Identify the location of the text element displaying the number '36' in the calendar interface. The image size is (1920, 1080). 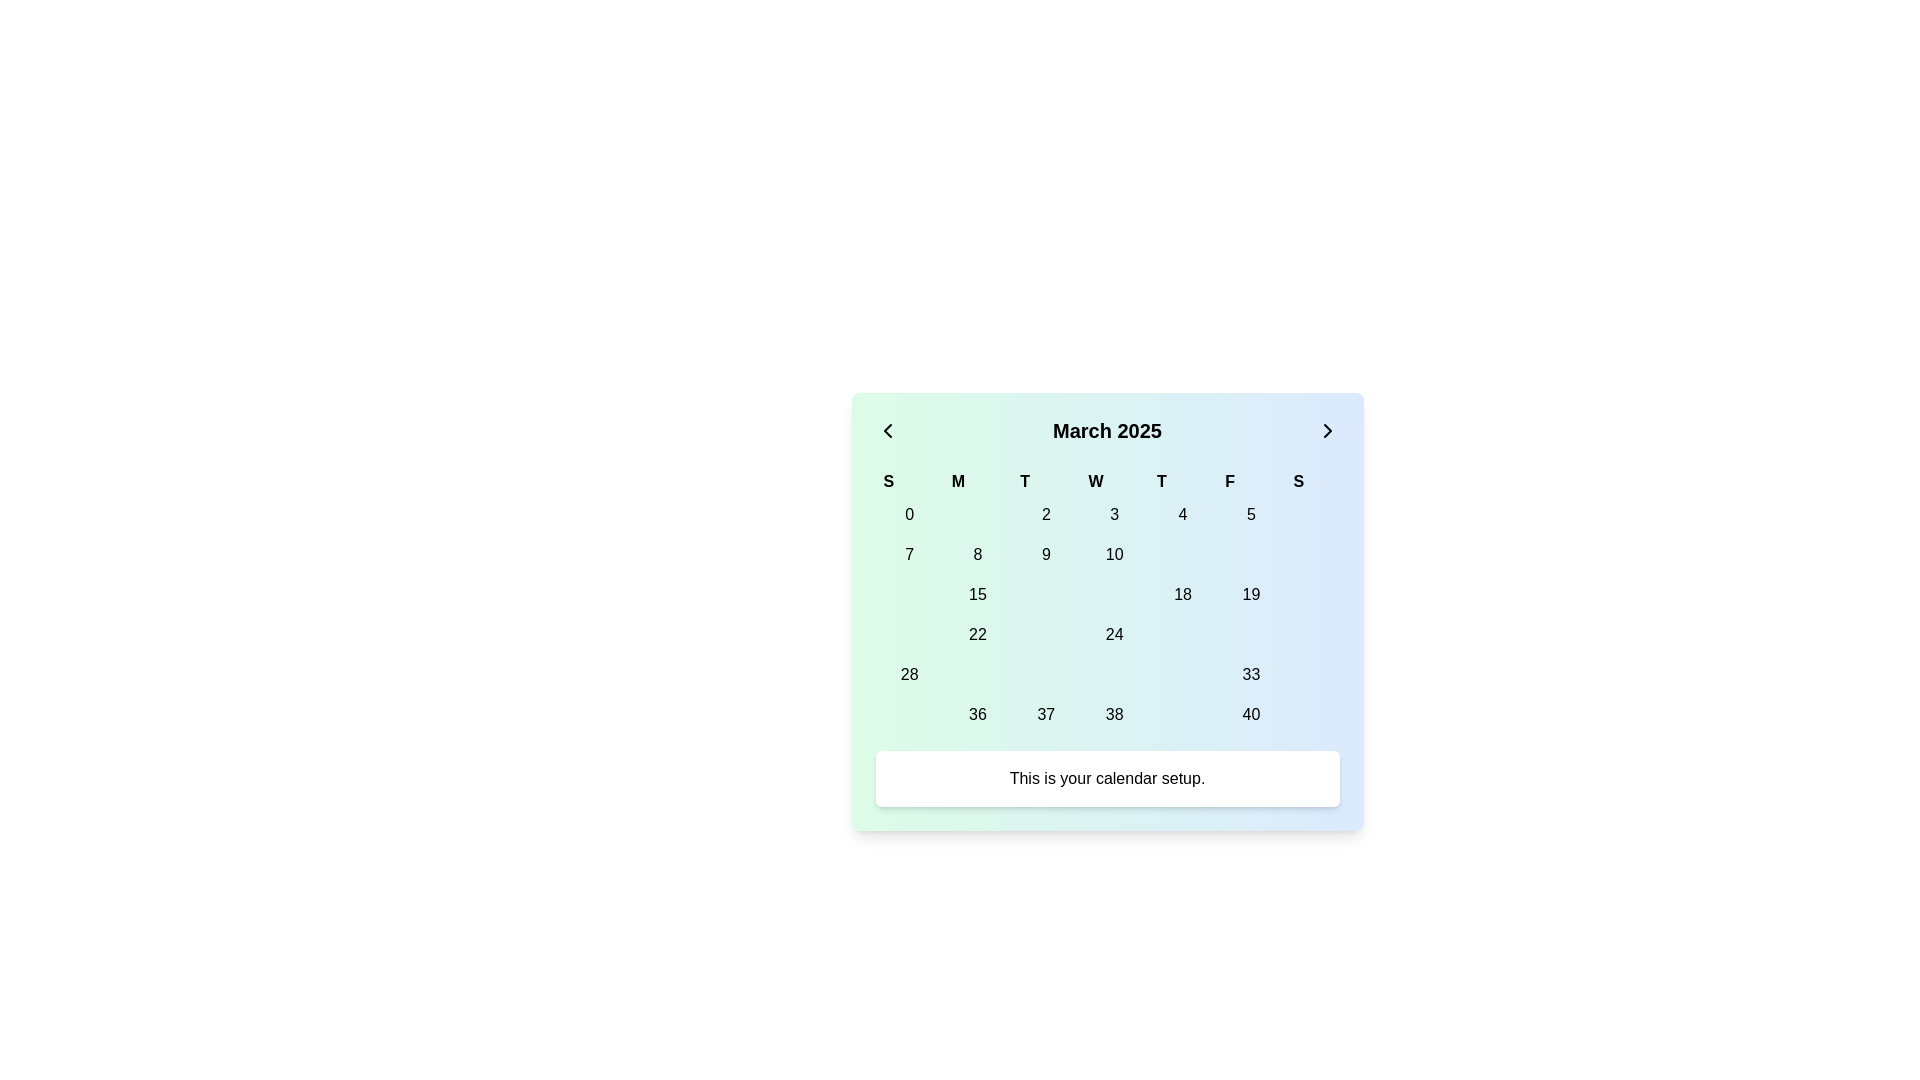
(978, 713).